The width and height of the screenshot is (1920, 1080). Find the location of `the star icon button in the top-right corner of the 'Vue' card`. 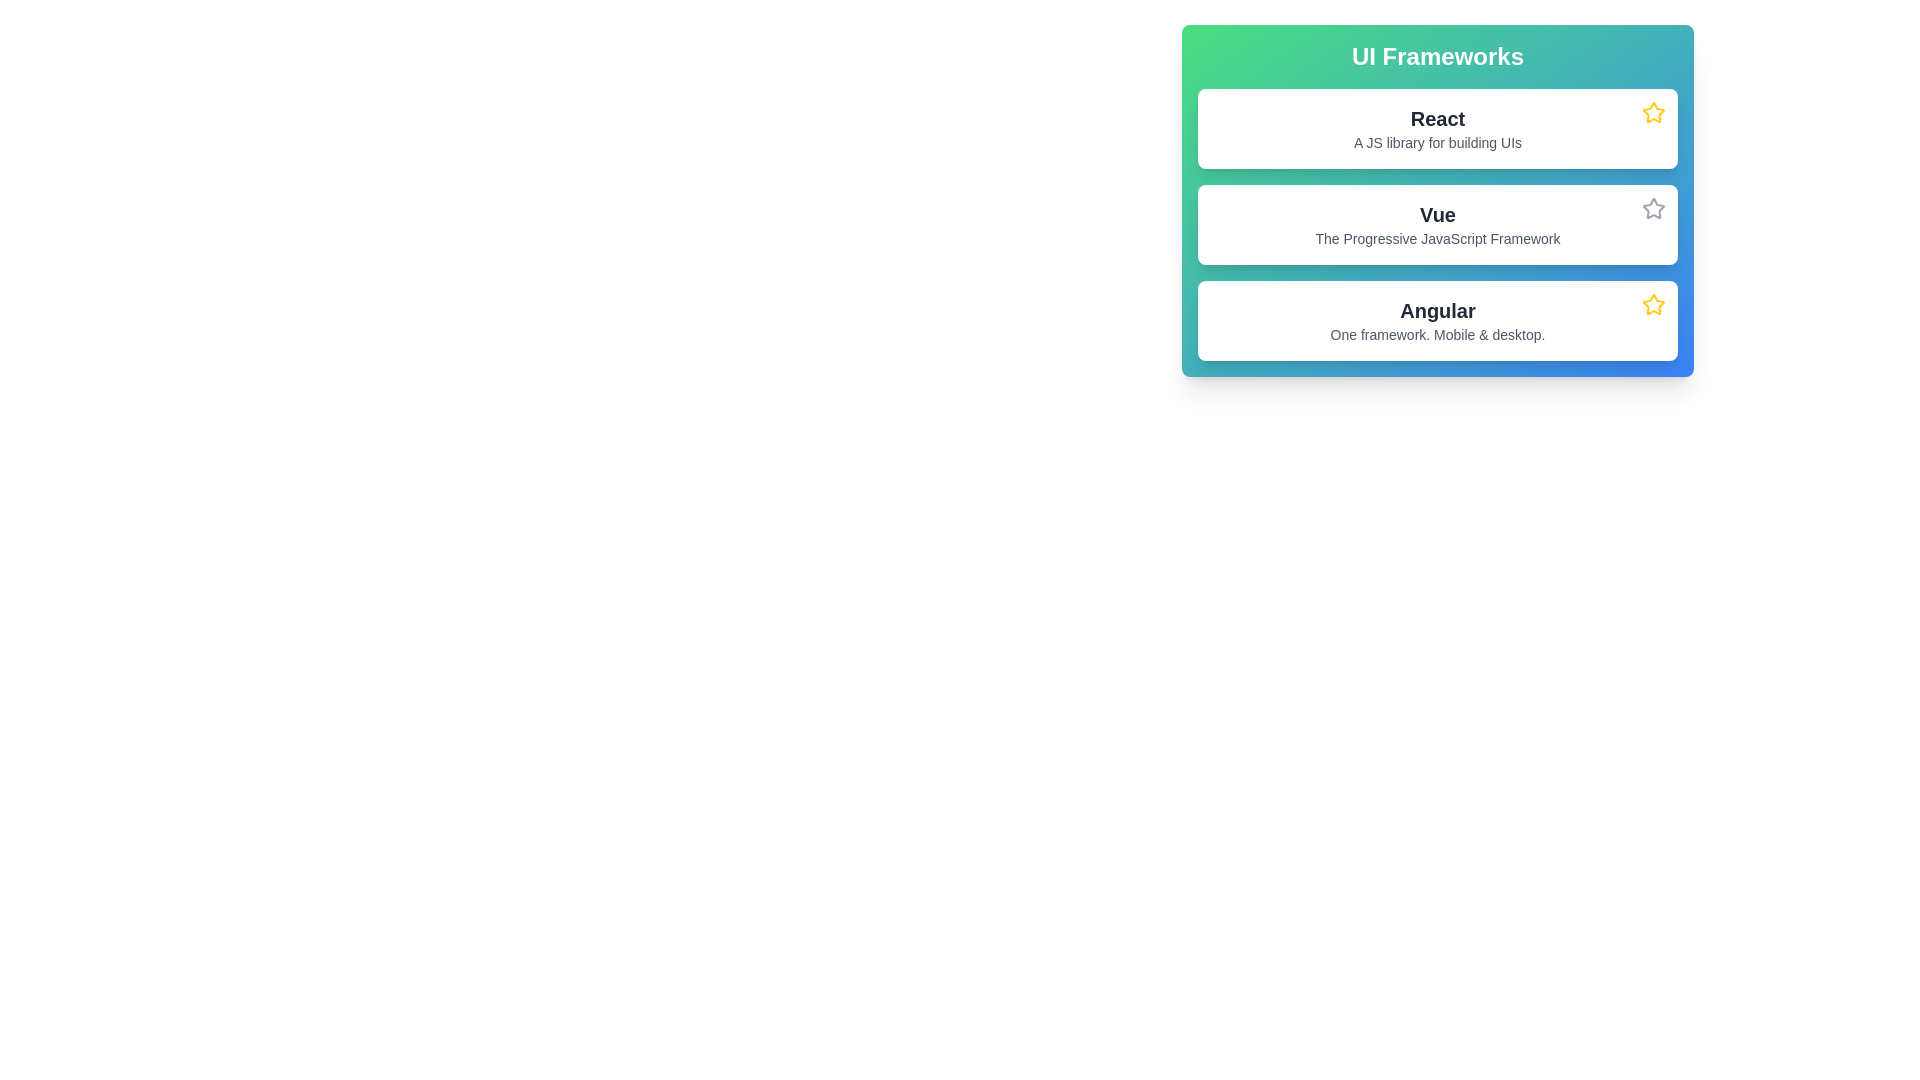

the star icon button in the top-right corner of the 'Vue' card is located at coordinates (1654, 208).